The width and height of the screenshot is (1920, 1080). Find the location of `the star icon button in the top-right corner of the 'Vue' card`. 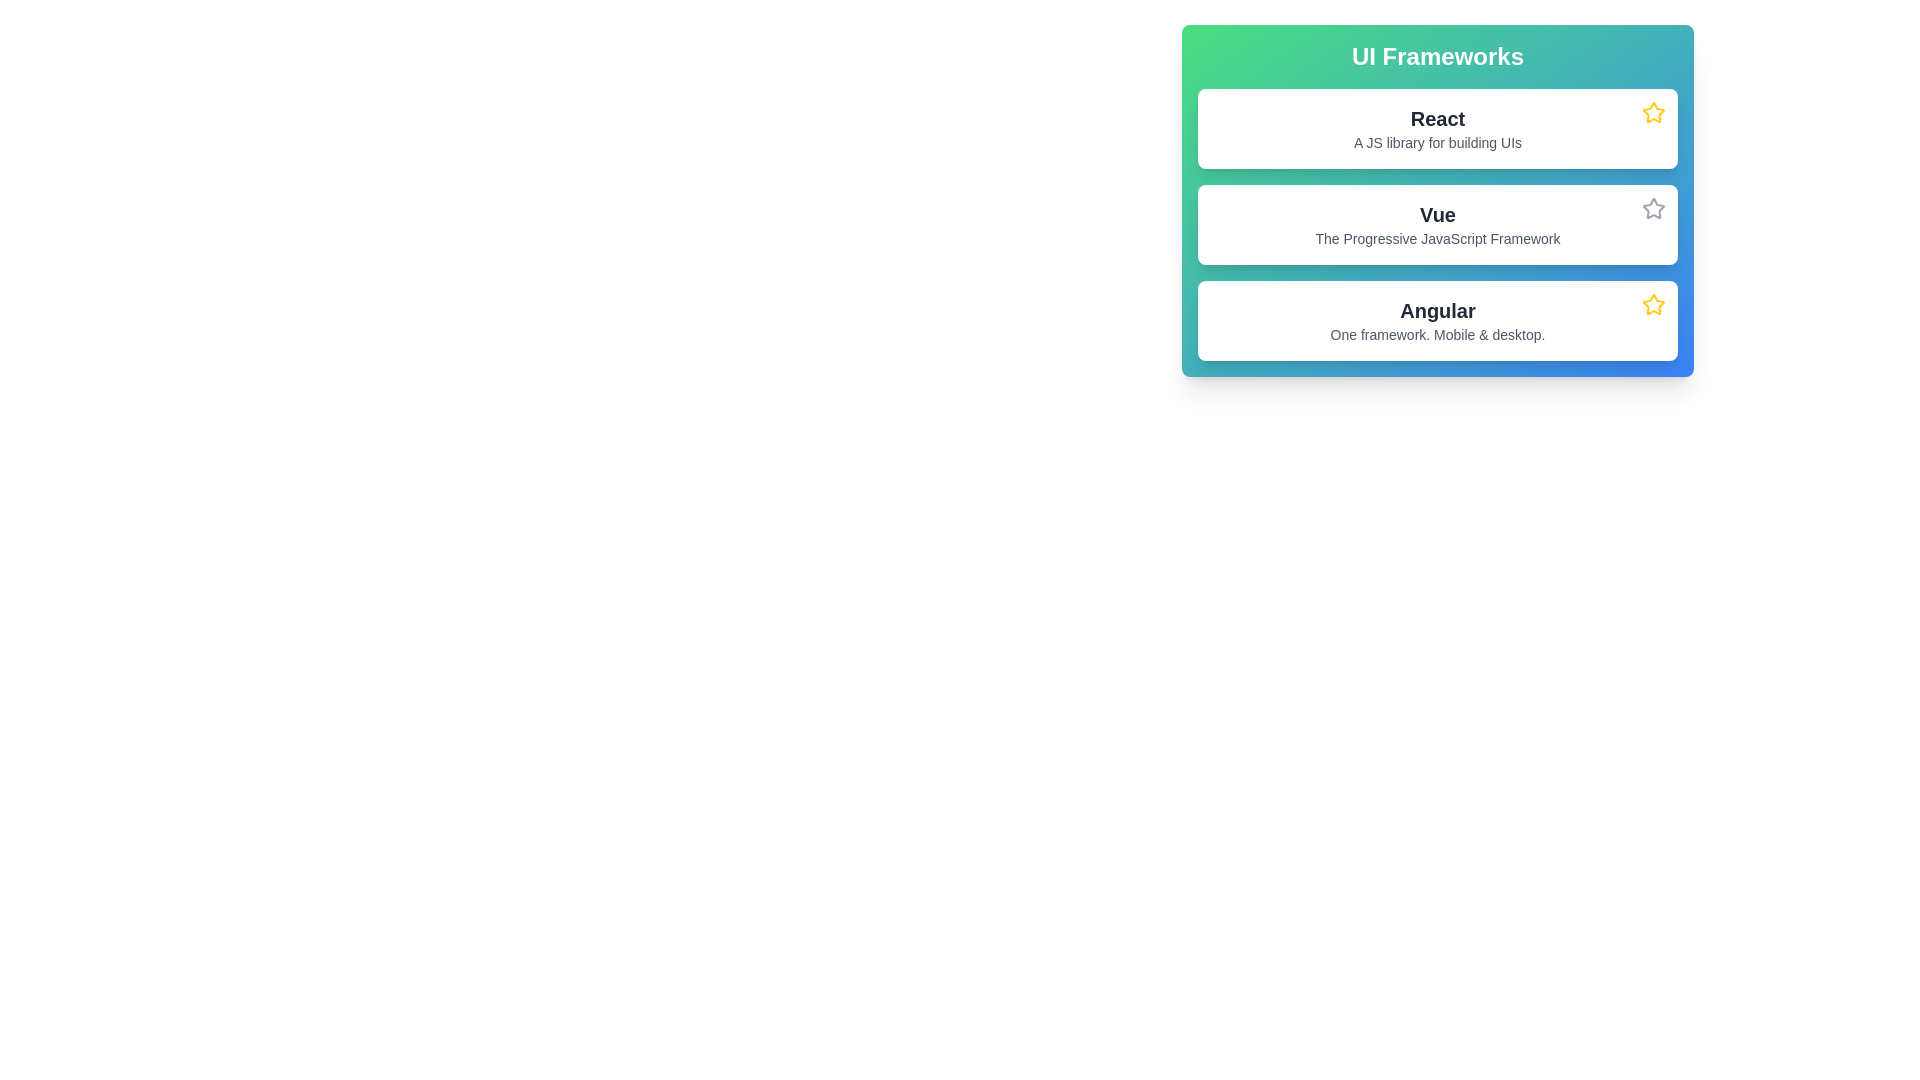

the star icon button in the top-right corner of the 'Vue' card is located at coordinates (1654, 208).